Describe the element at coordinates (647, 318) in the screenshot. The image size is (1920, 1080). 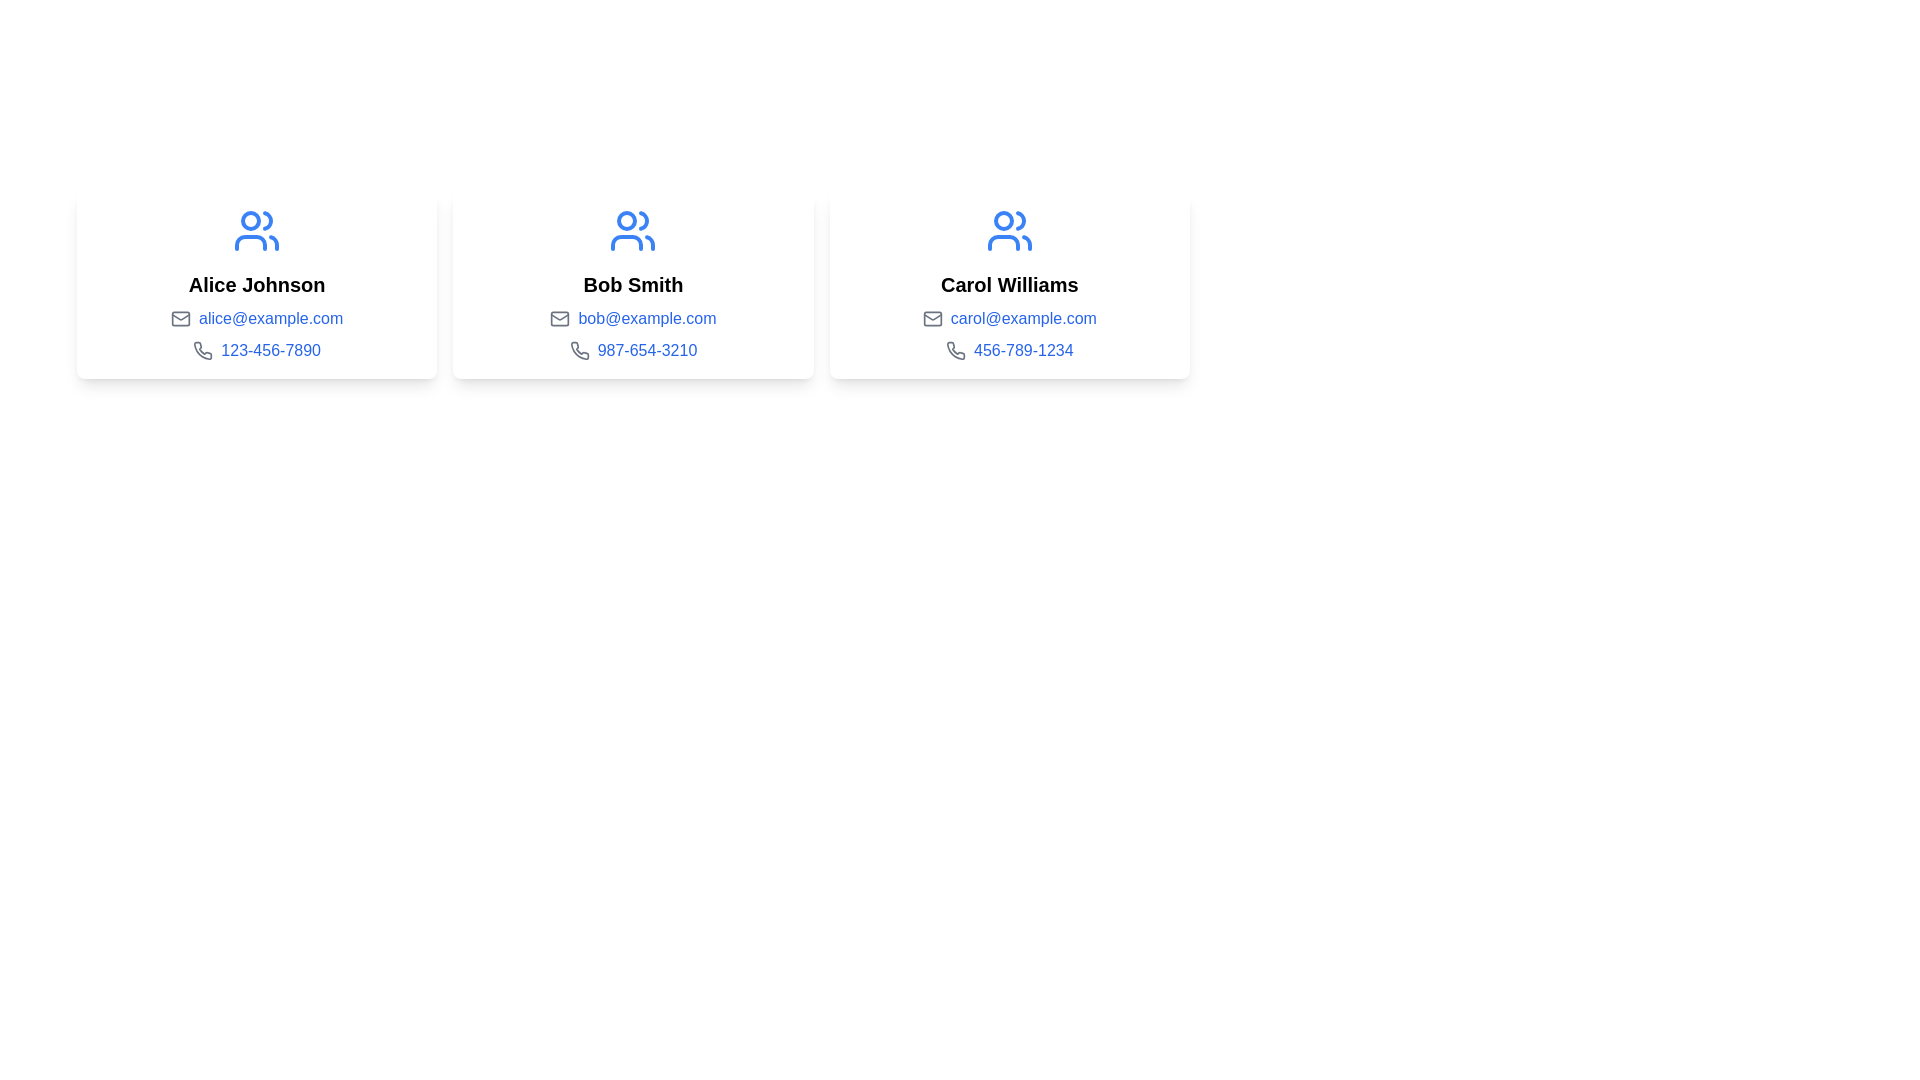
I see `the hyperlink that allows users to initiate an email client to compose an email to 'bob@example.com', located under 'Bob Smith' and next to an envelope icon` at that location.